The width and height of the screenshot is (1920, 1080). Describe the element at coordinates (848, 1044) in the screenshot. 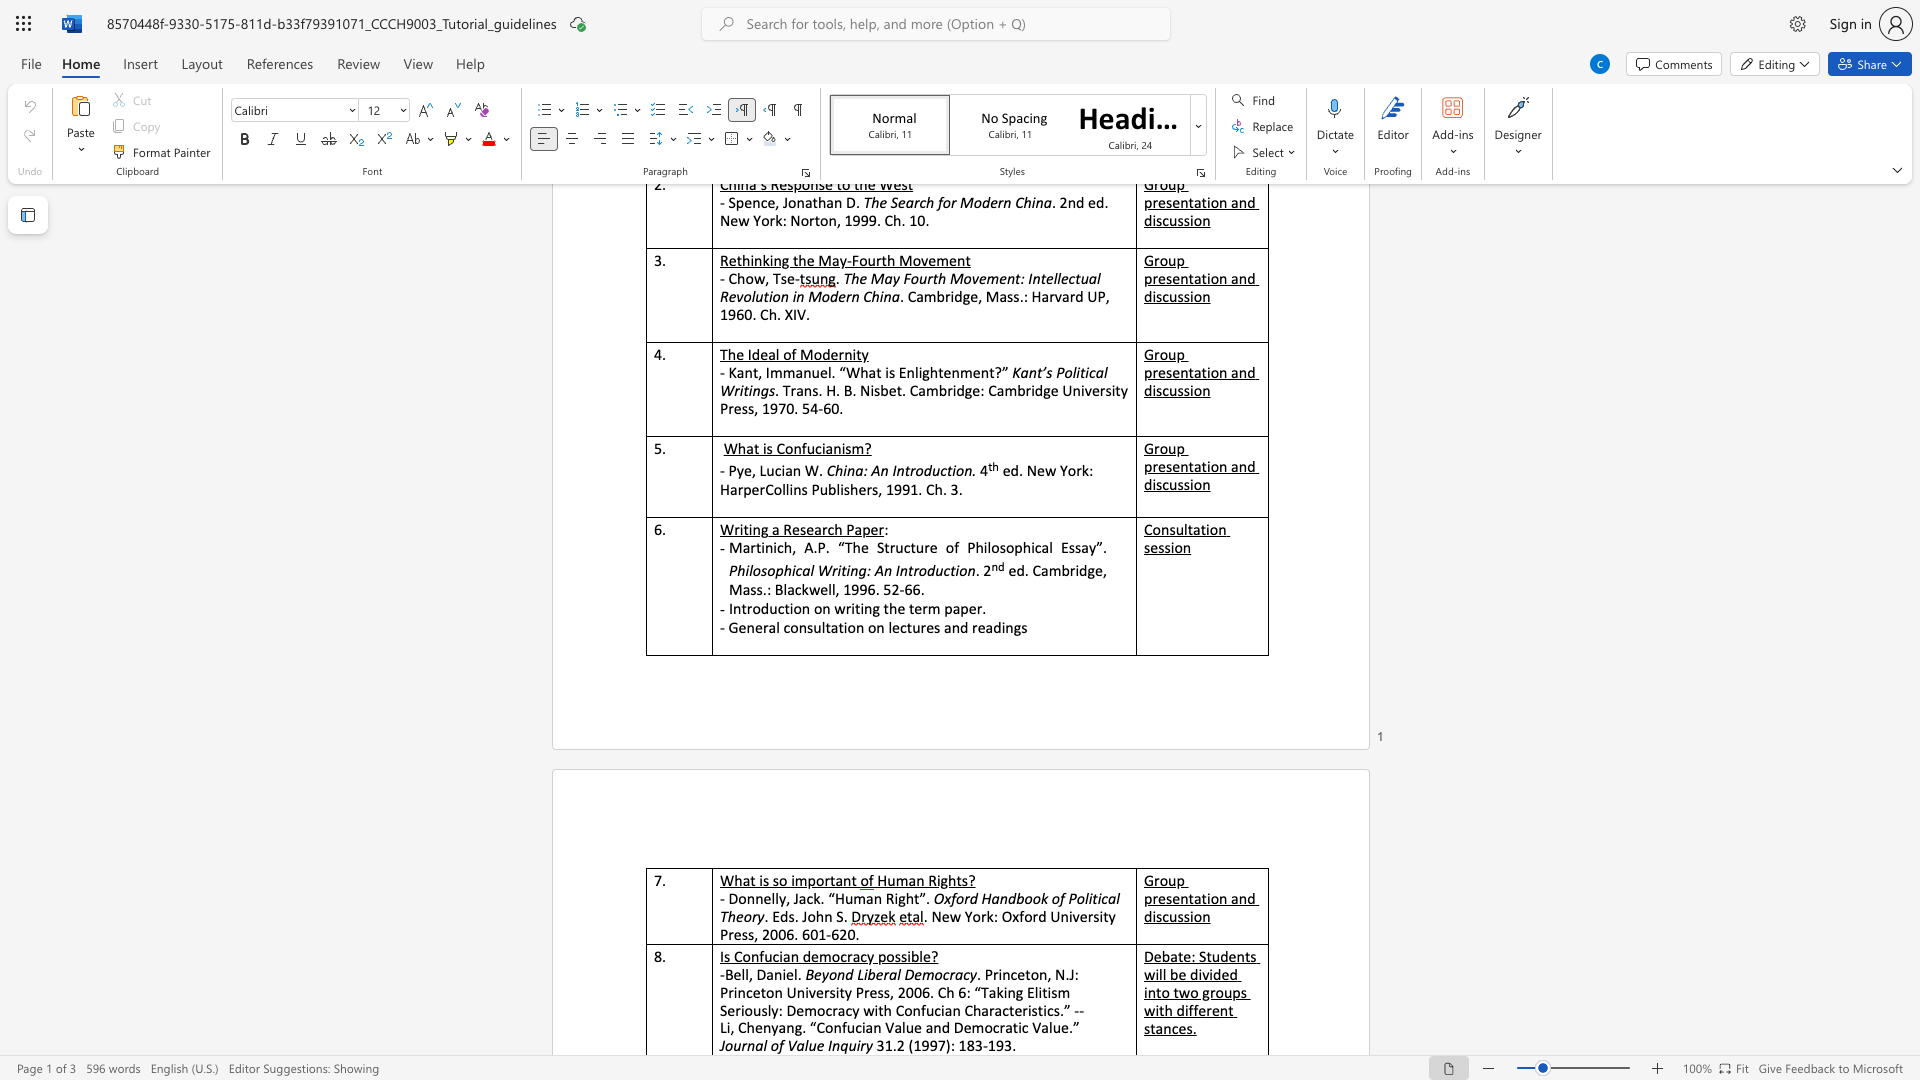

I see `the subset text "uiry" within the text "Journal of Value Inquiry"` at that location.